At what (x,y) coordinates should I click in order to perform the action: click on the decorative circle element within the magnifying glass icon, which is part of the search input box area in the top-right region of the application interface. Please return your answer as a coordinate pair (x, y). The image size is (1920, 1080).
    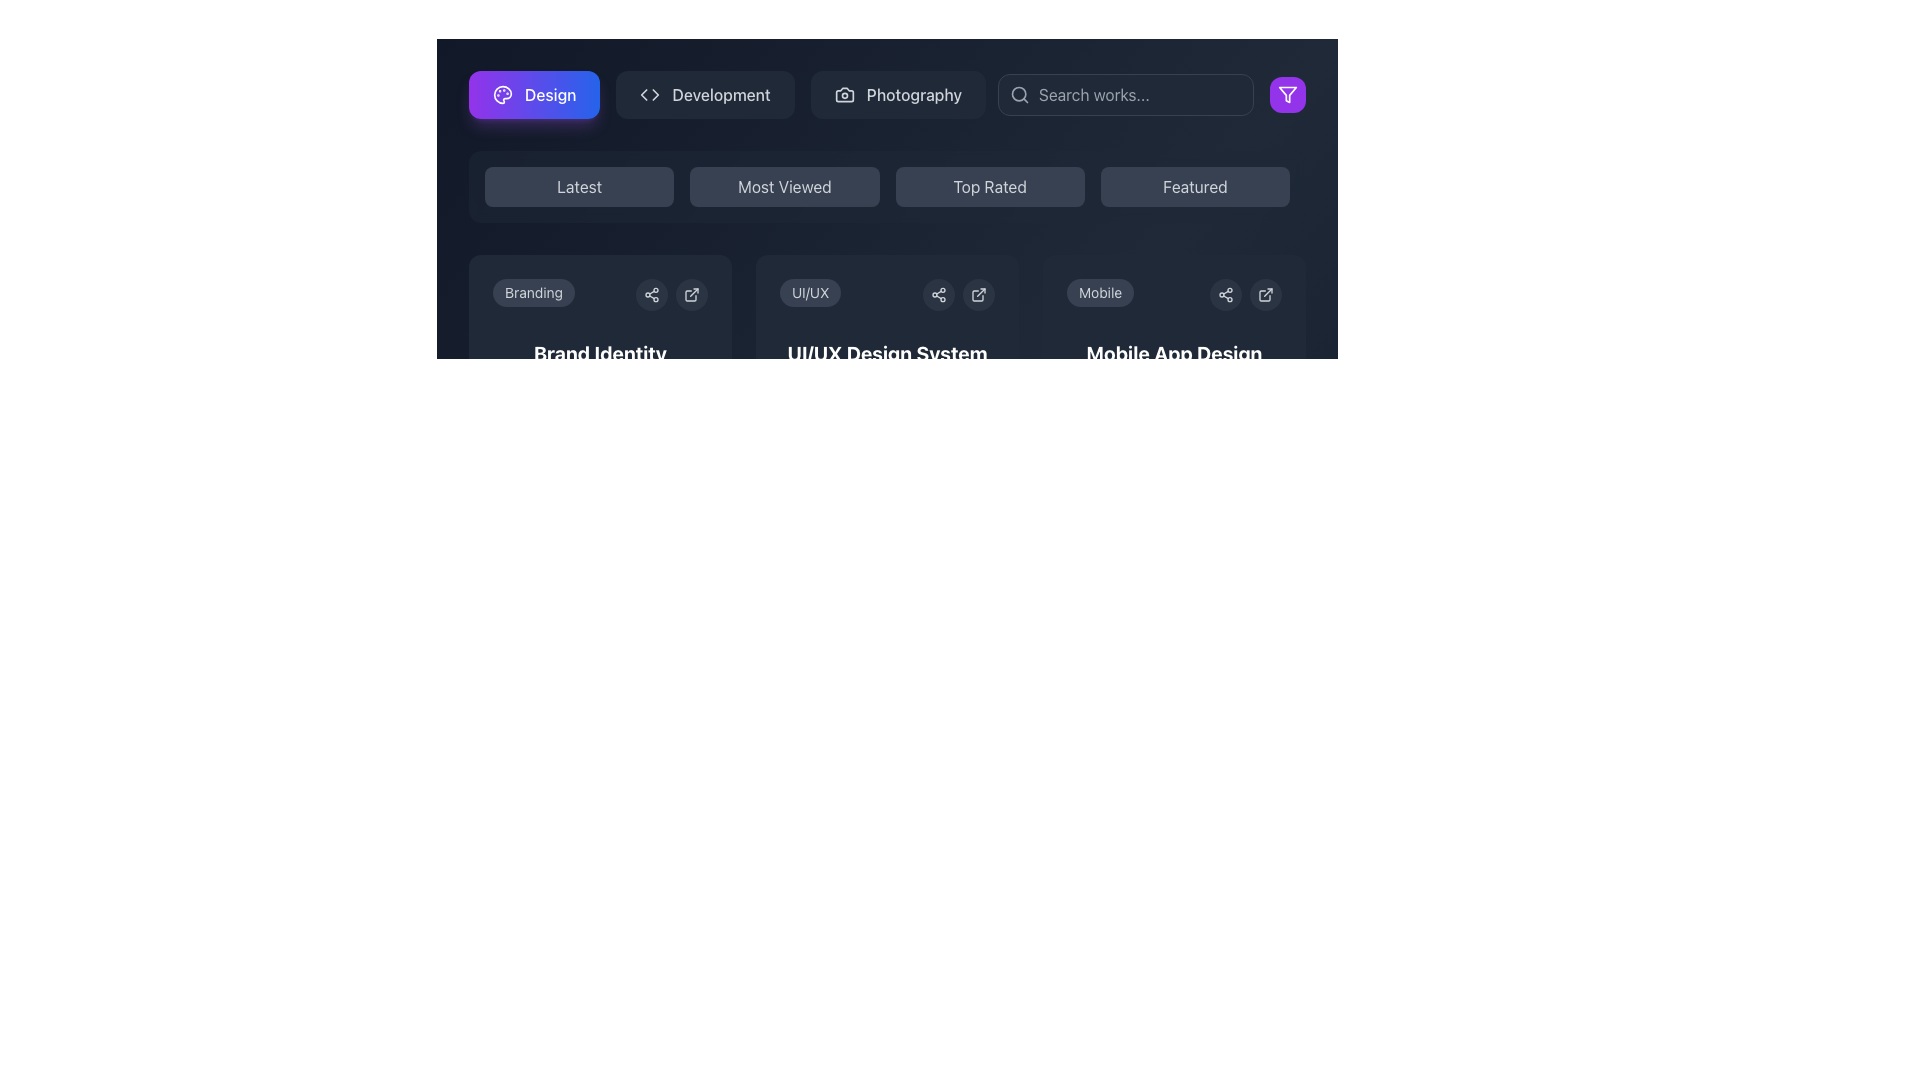
    Looking at the image, I should click on (1019, 94).